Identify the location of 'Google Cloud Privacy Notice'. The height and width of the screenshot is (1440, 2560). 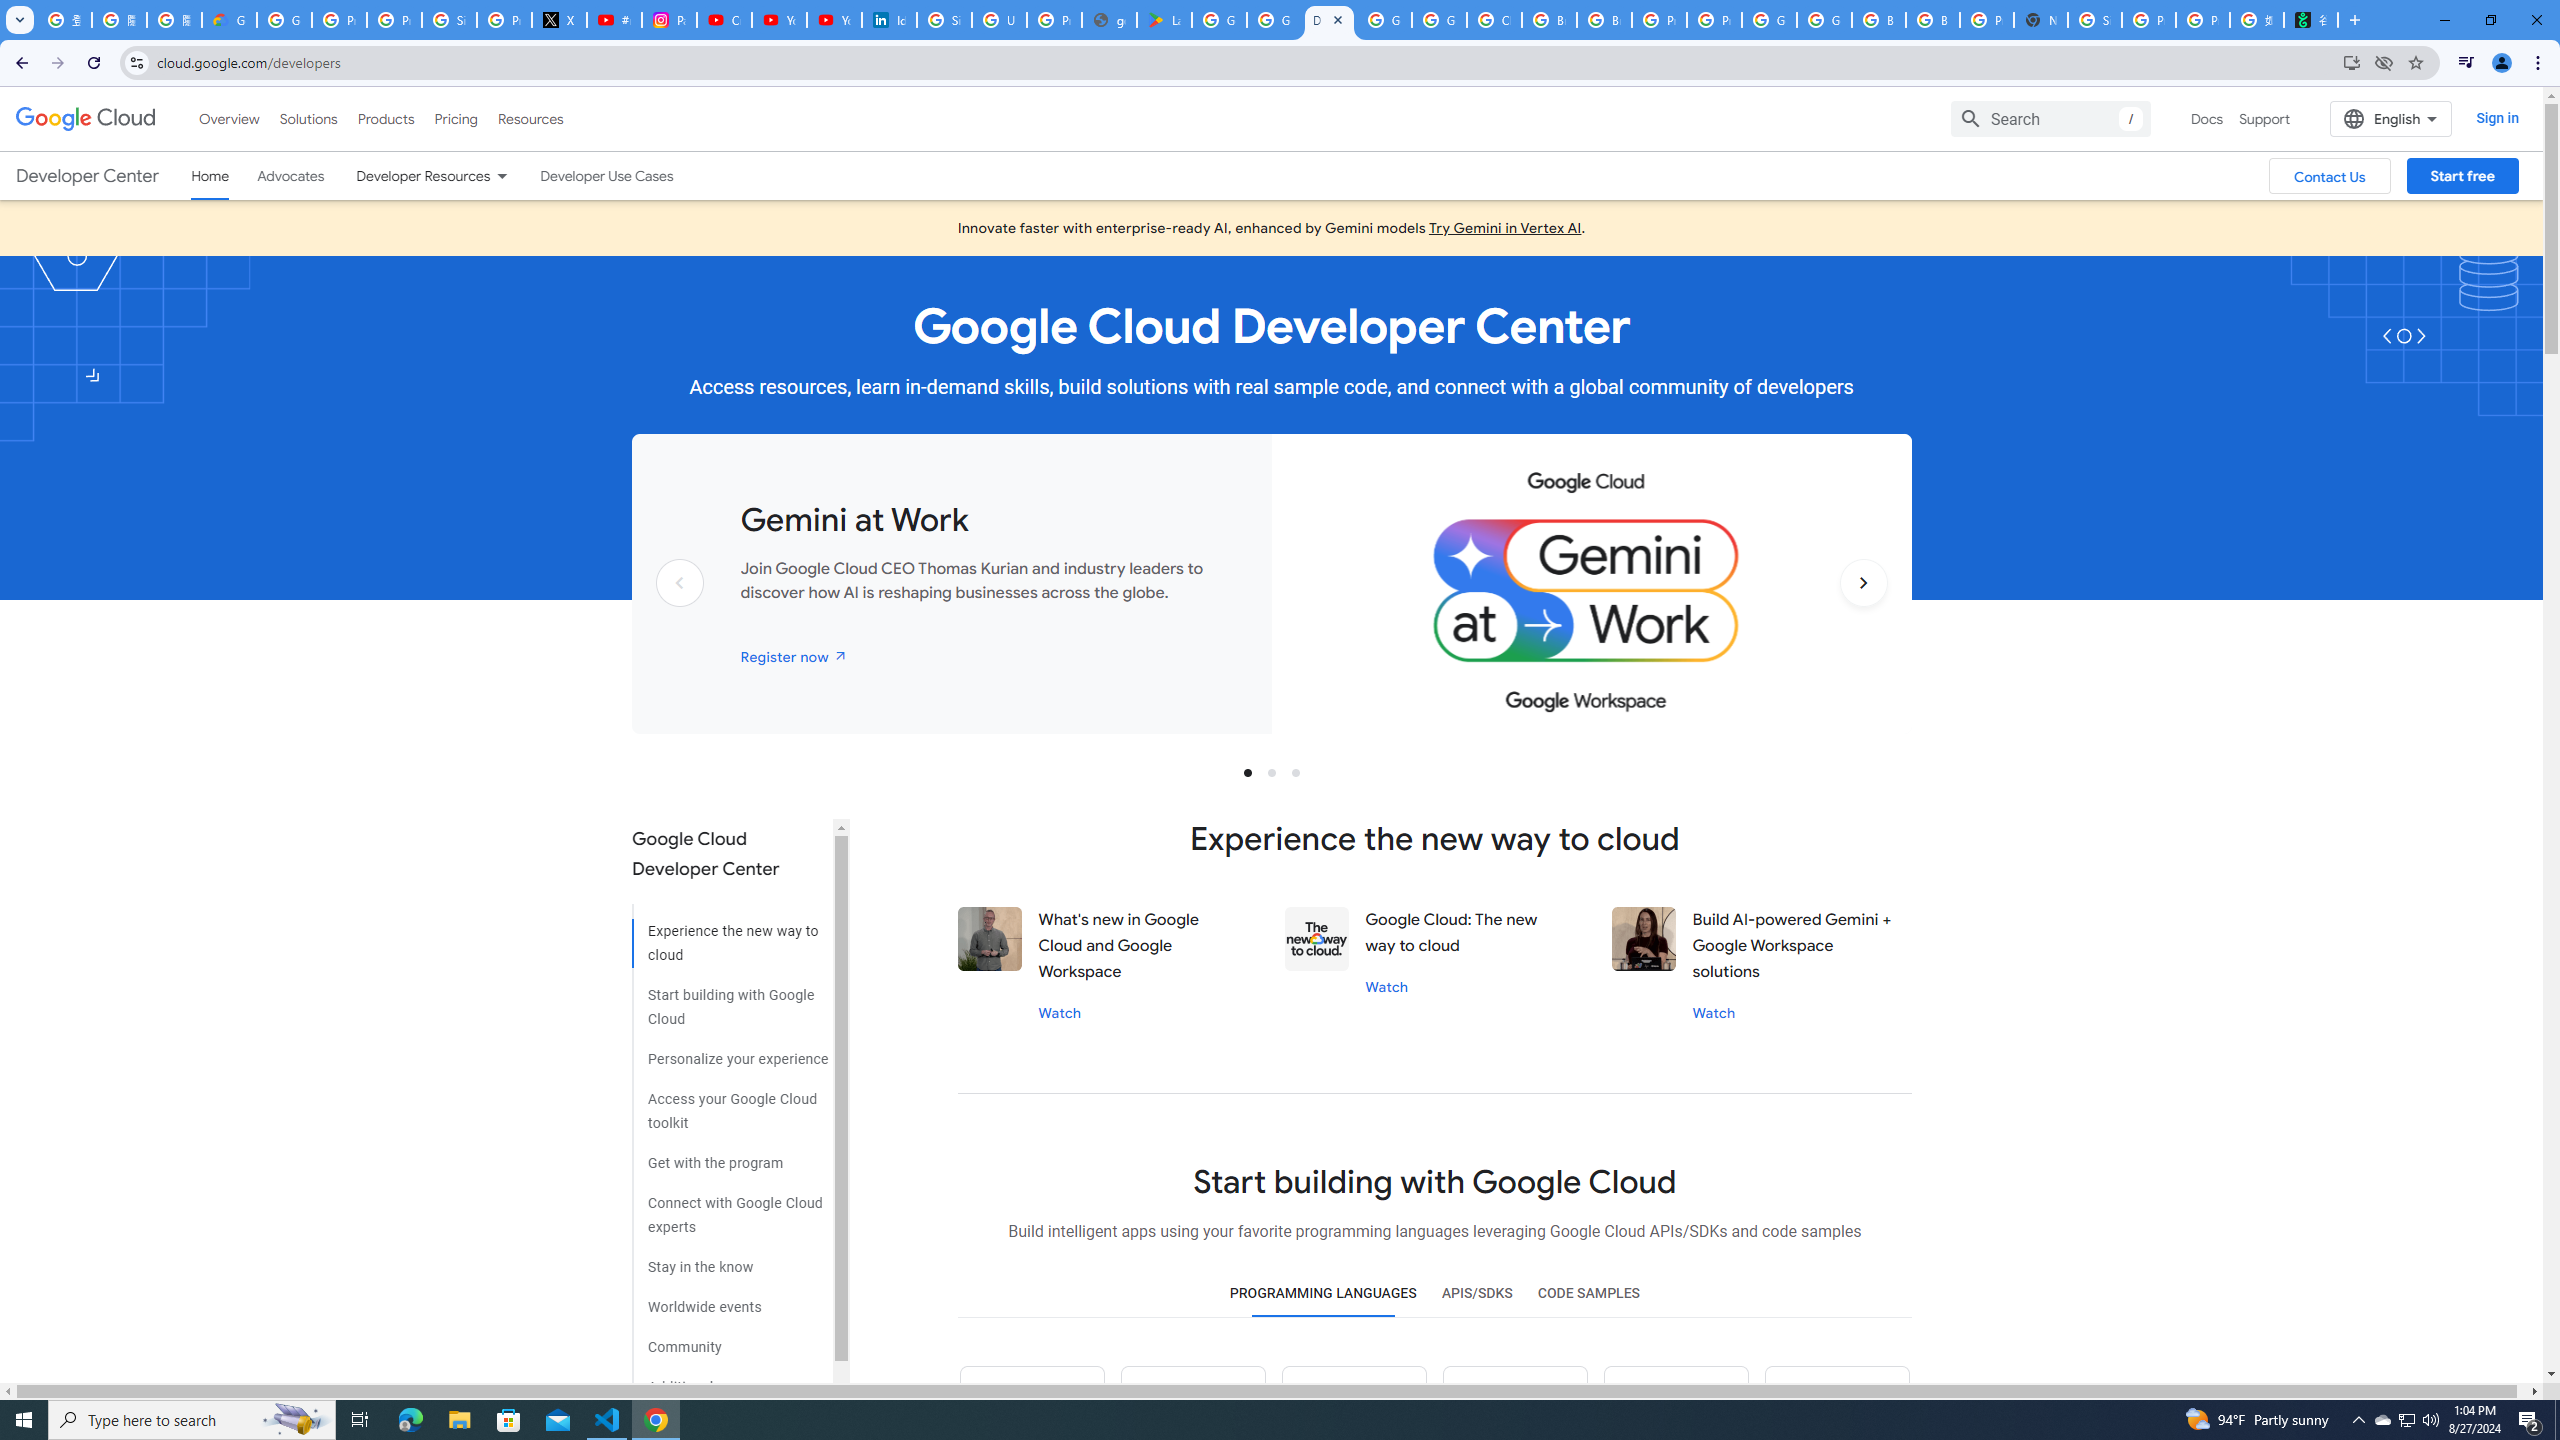
(228, 19).